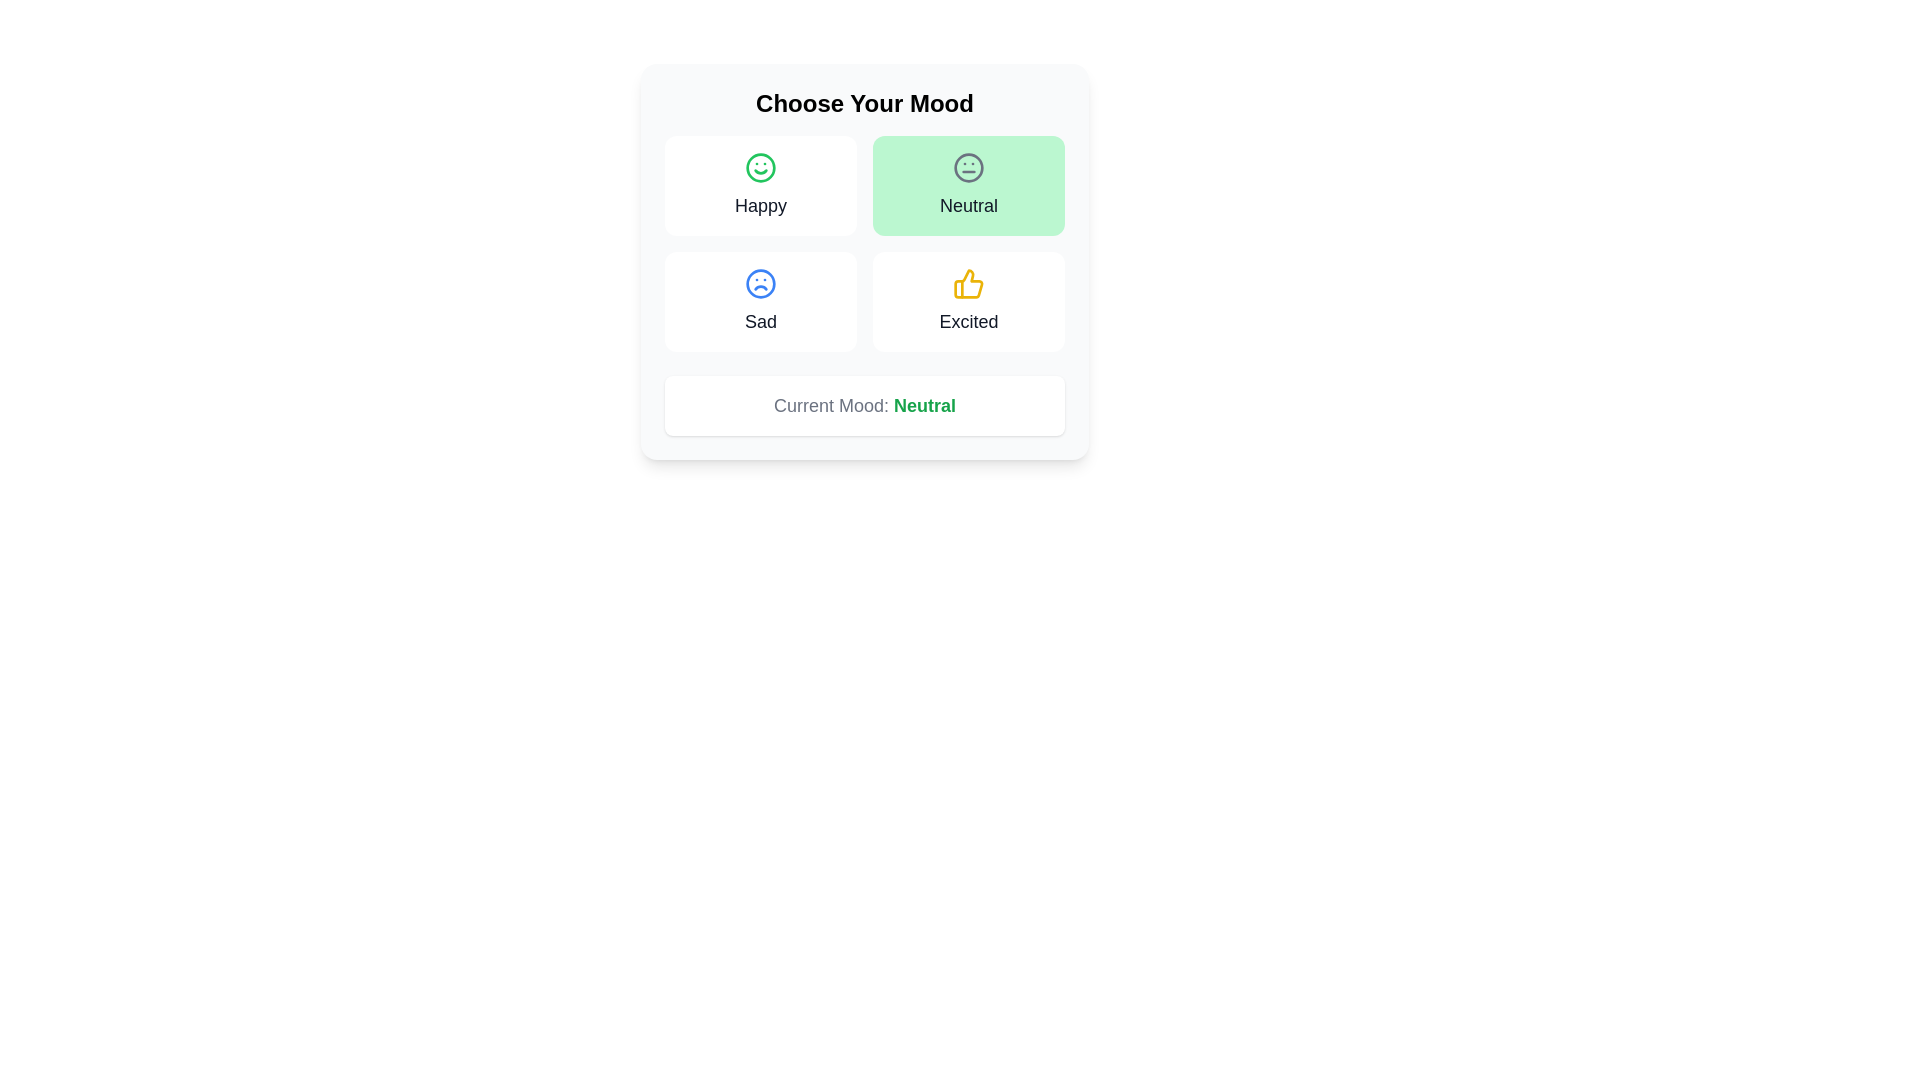 The height and width of the screenshot is (1080, 1920). What do you see at coordinates (760, 320) in the screenshot?
I see `text displayed in the Text Label that shows 'Sad', which is styled in bold and medium-sized dark gray font, located in the bottom-left card of the mood options grid` at bounding box center [760, 320].